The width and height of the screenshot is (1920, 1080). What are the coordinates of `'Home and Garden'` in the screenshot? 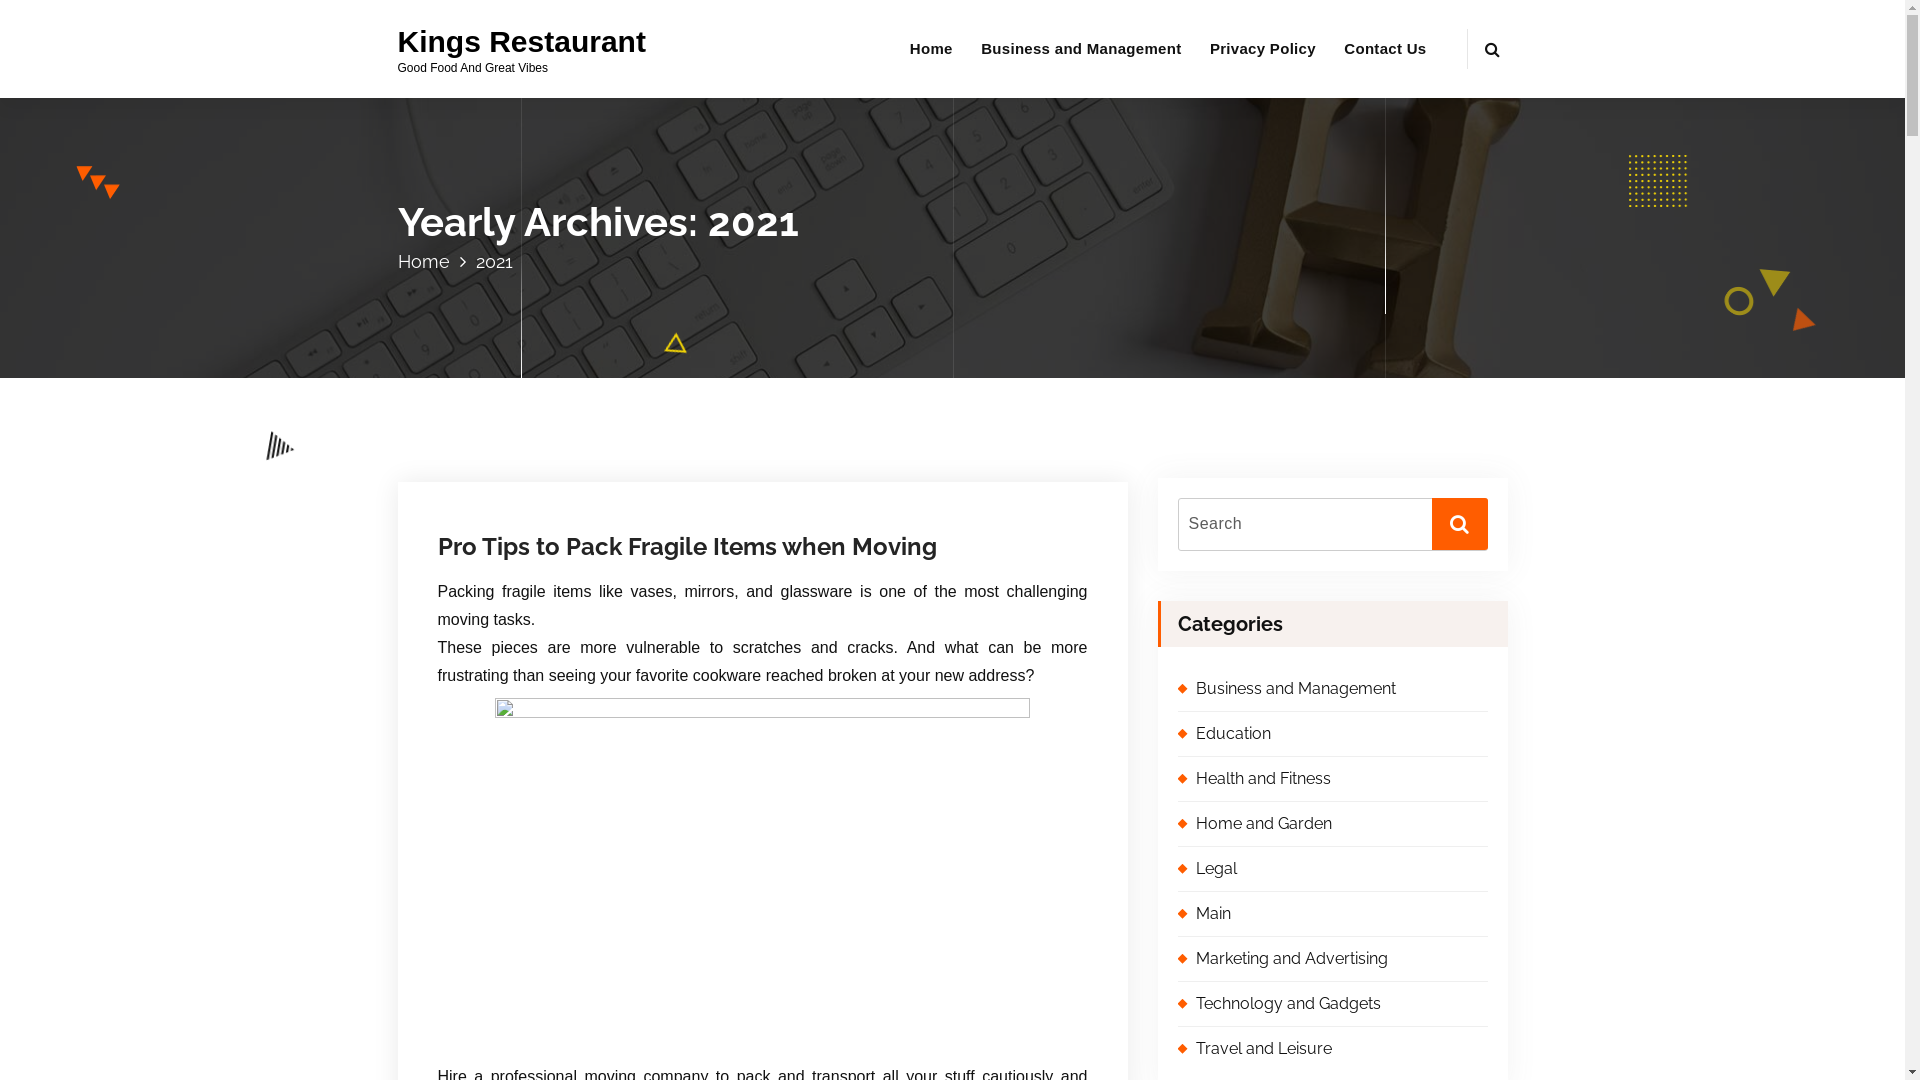 It's located at (1333, 824).